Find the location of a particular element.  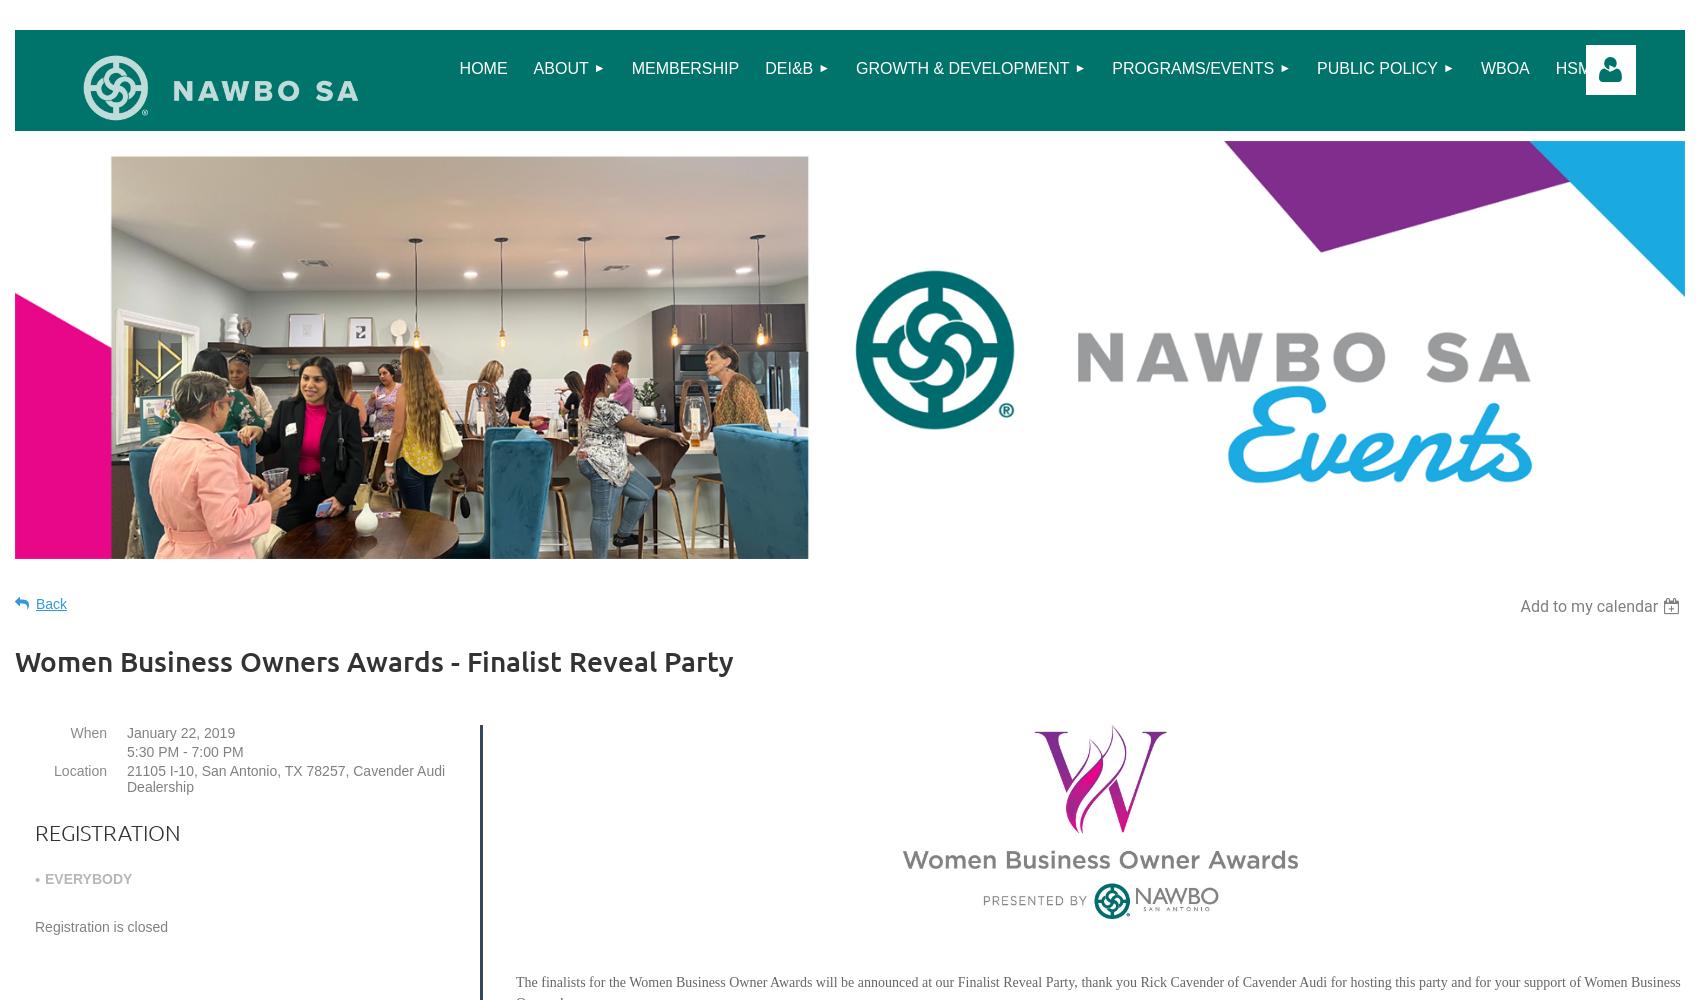

'When' is located at coordinates (88, 731).